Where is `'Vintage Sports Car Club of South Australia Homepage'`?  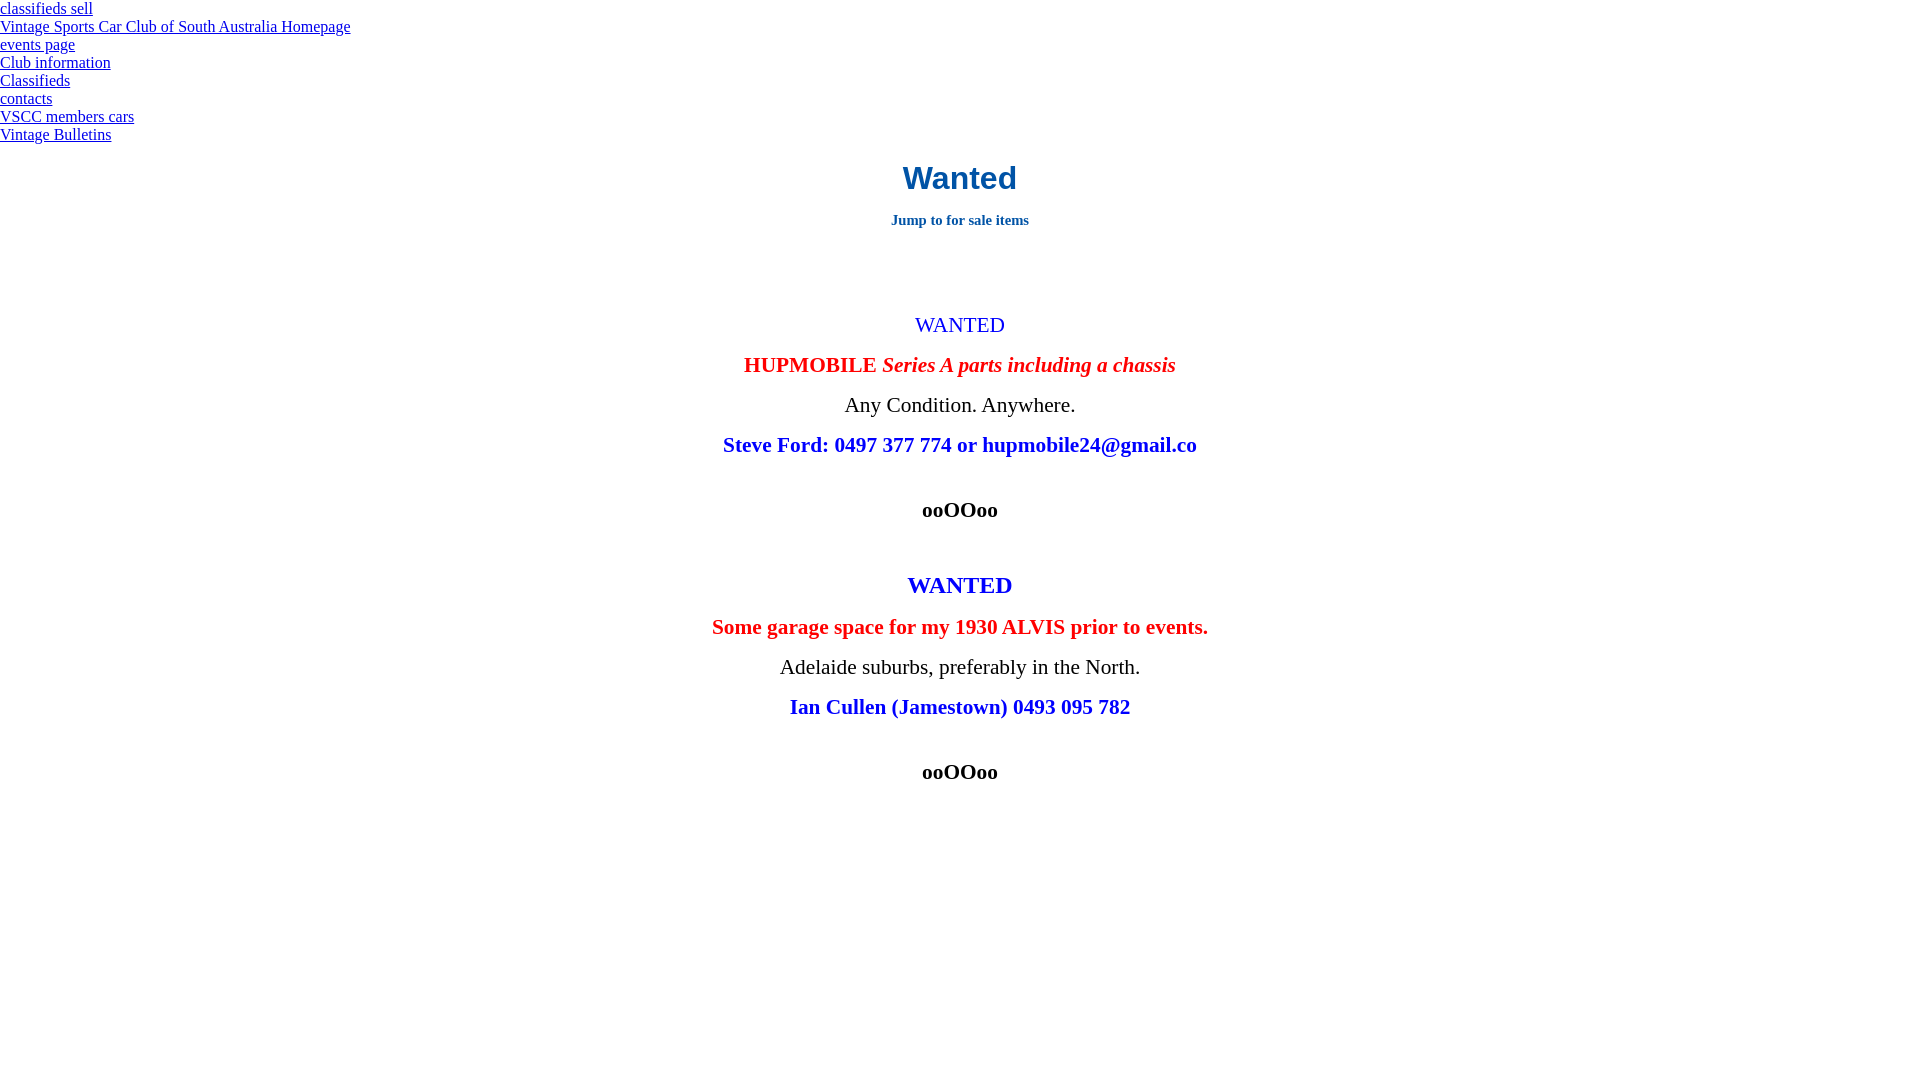
'Vintage Sports Car Club of South Australia Homepage' is located at coordinates (175, 26).